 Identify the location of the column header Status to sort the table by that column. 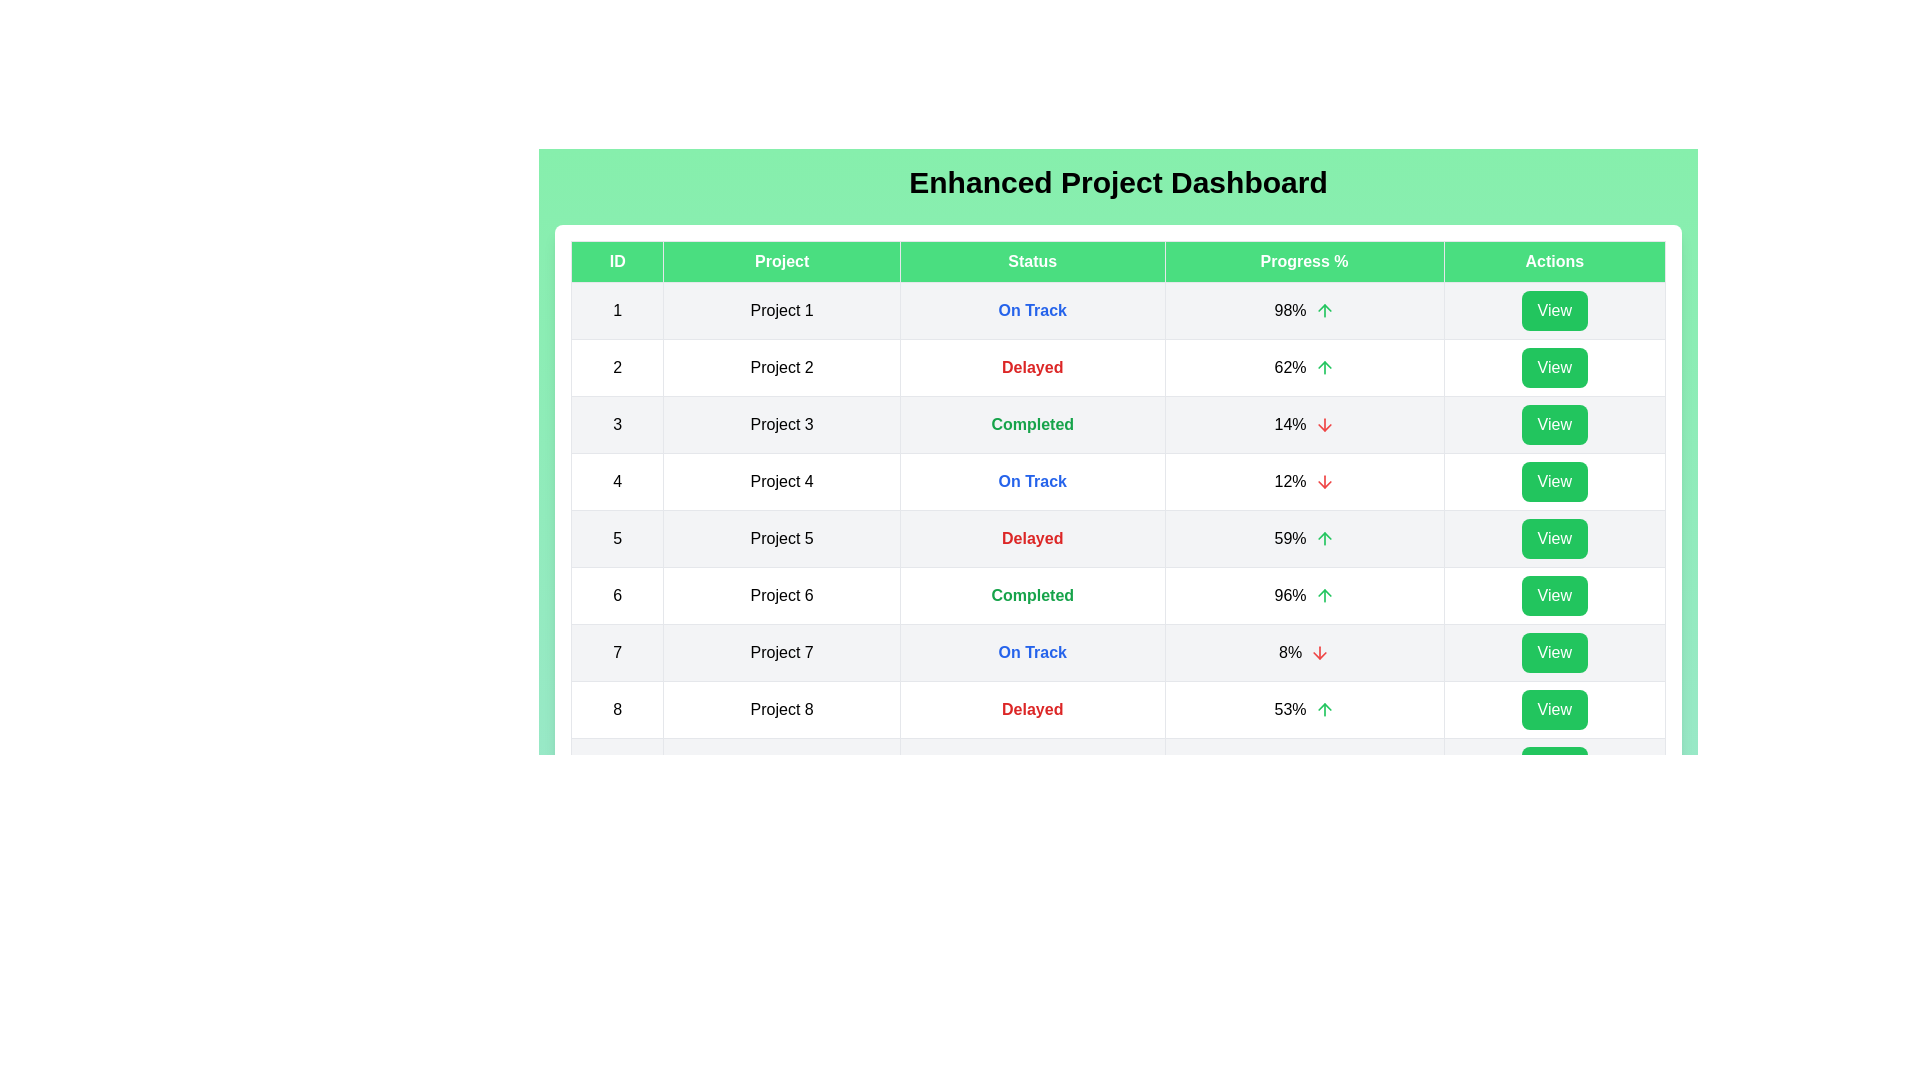
(1032, 261).